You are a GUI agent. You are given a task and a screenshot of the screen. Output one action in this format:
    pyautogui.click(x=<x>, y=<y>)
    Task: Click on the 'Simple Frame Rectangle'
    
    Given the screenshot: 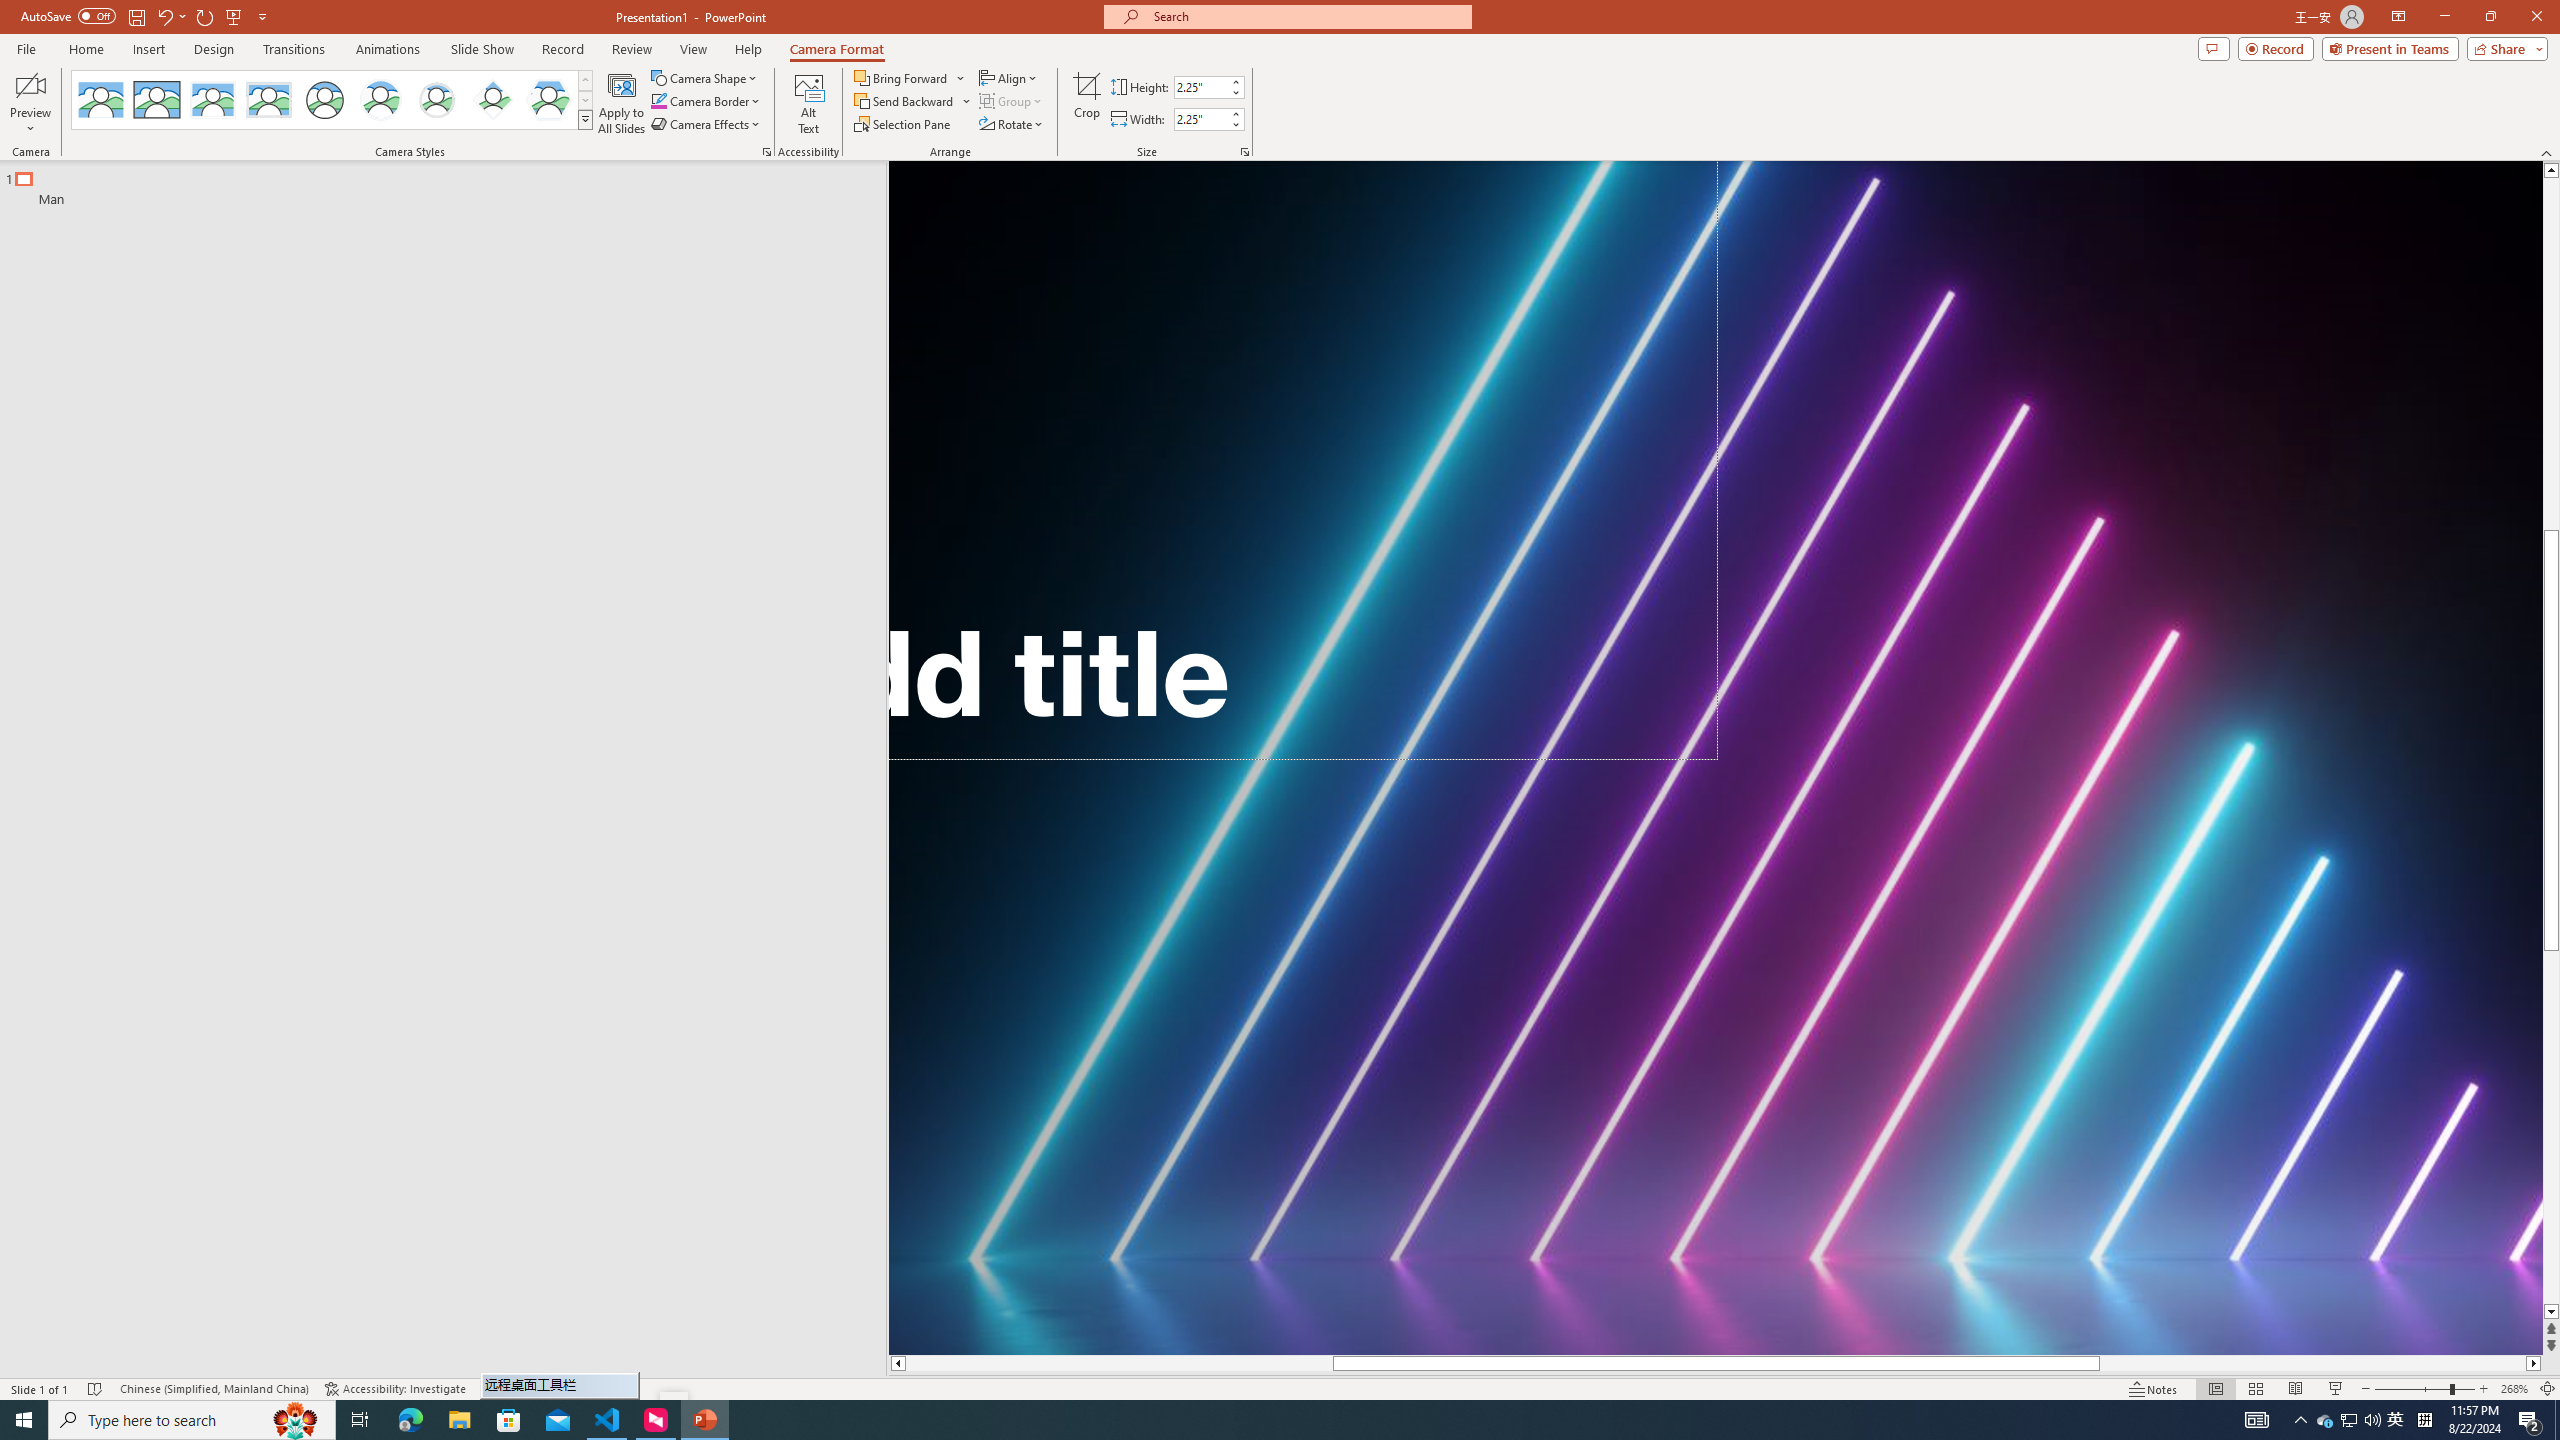 What is the action you would take?
    pyautogui.click(x=155, y=99)
    